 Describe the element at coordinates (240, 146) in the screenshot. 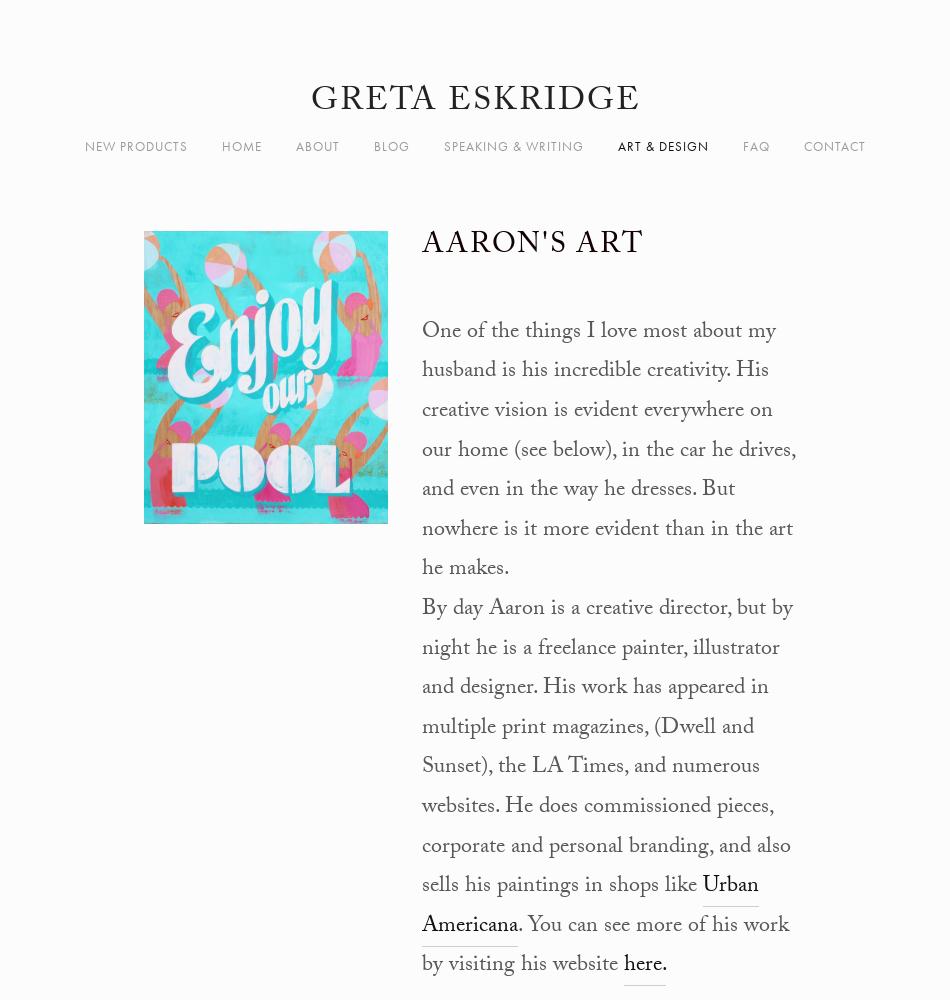

I see `'Home'` at that location.